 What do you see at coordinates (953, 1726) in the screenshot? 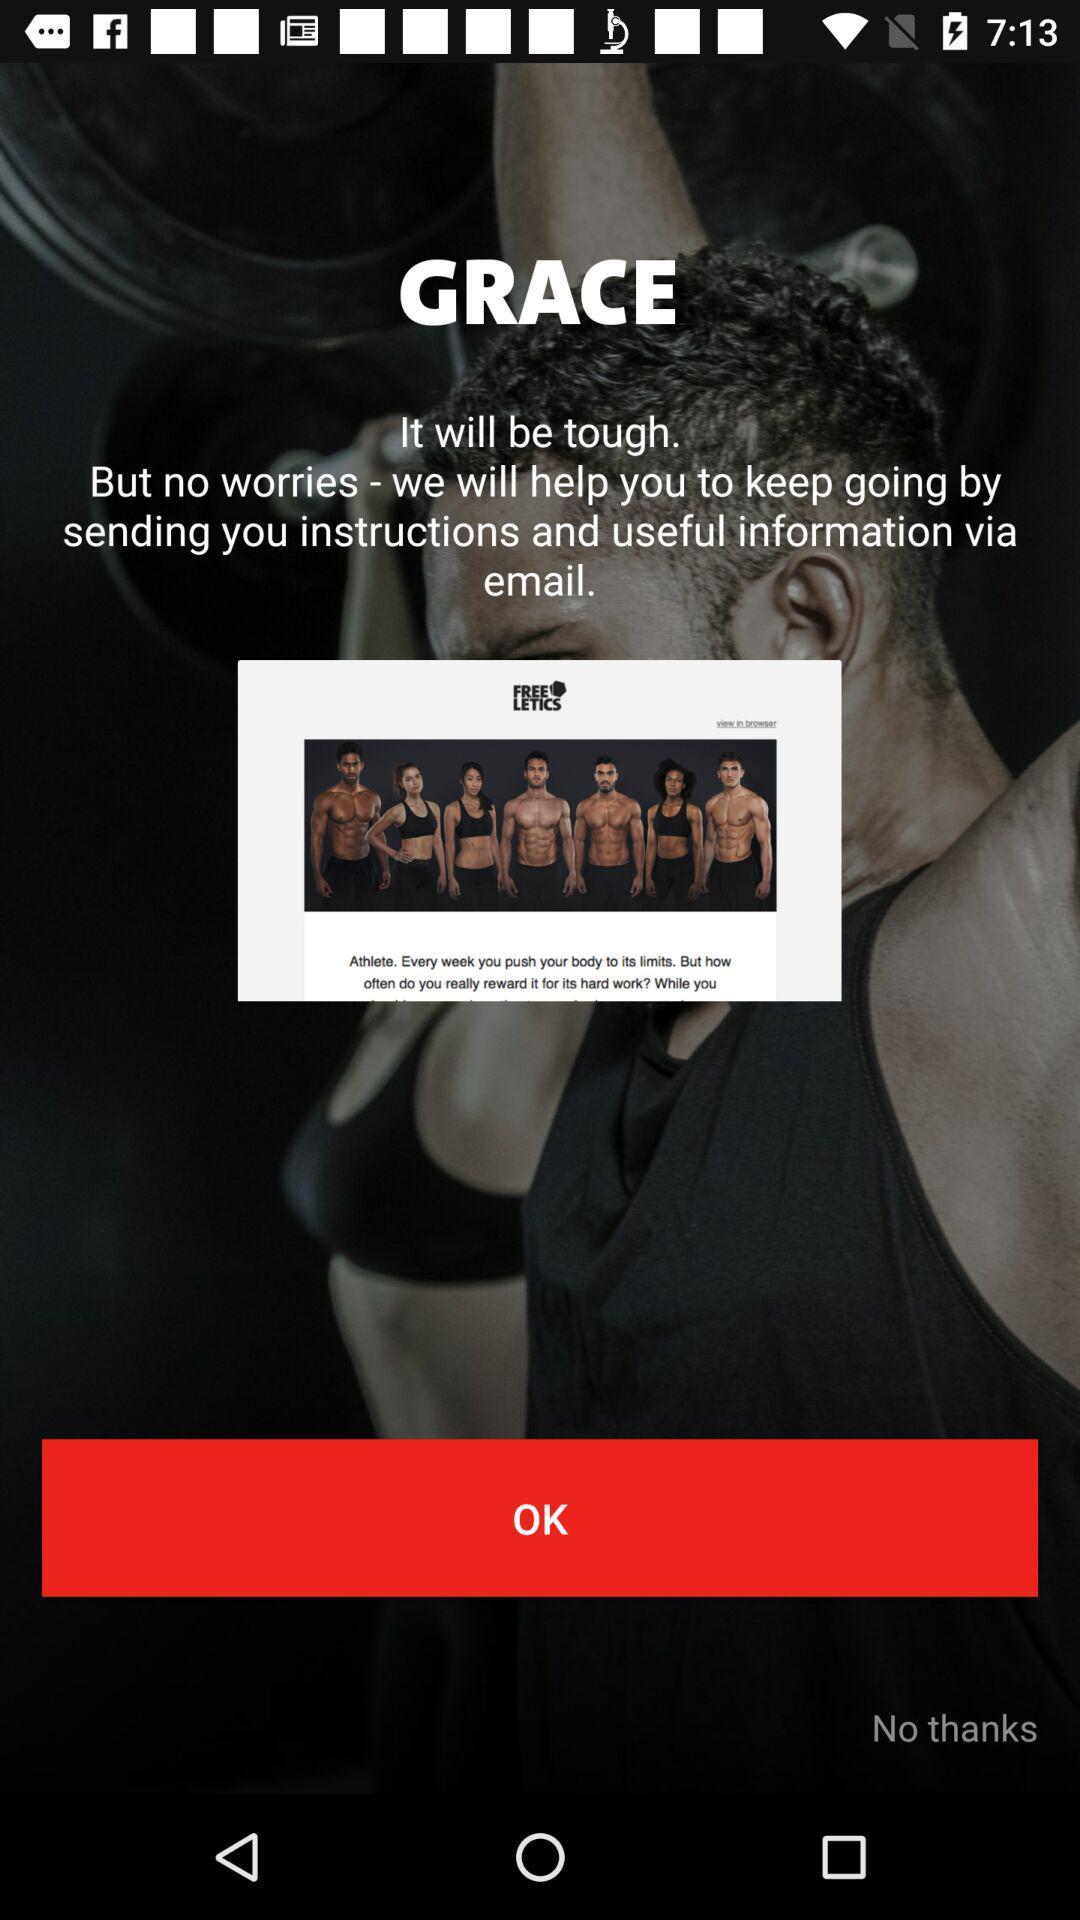
I see `the item below the ok icon` at bounding box center [953, 1726].